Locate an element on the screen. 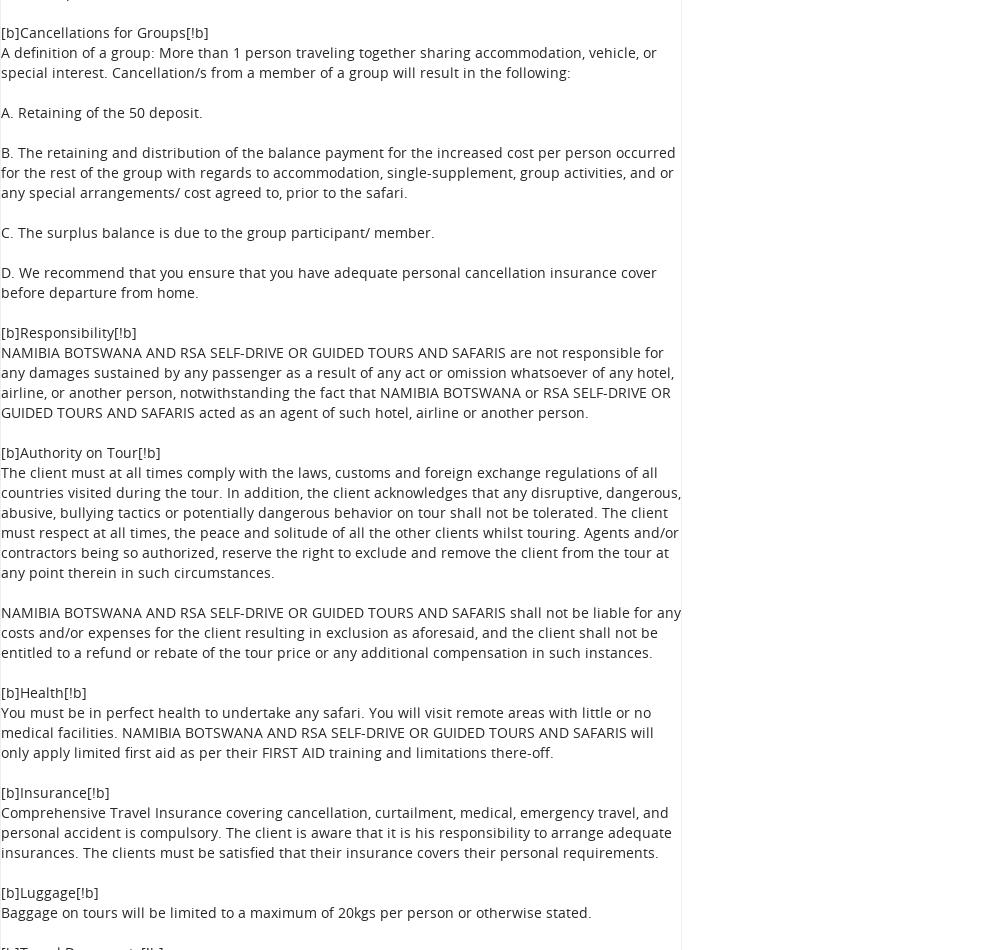  'D. We recommend that you ensure that you have adequate personal cancellation insurance cover before departure from home.' is located at coordinates (327, 281).